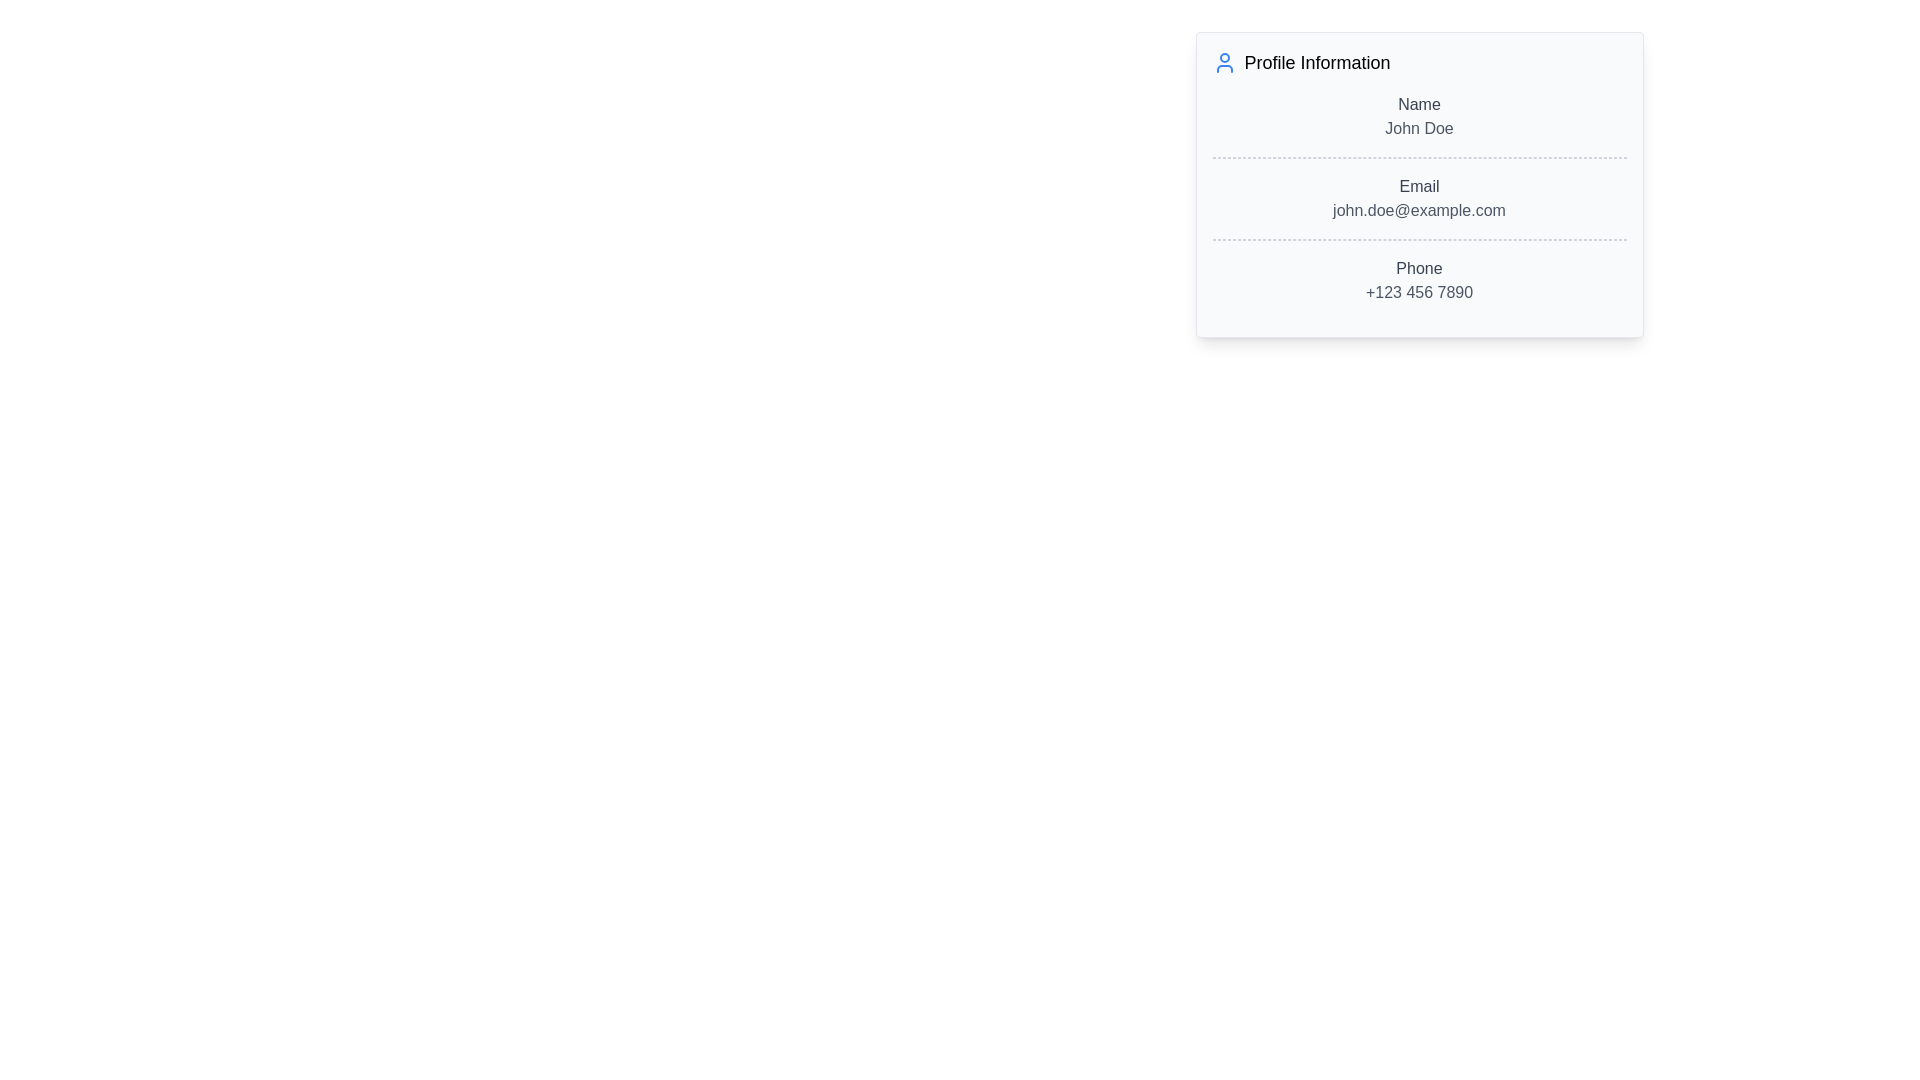 The image size is (1920, 1080). Describe the element at coordinates (1418, 238) in the screenshot. I see `the separator line that visually separates the 'Email' and 'Phone' information in the 'Profile Information' card` at that location.